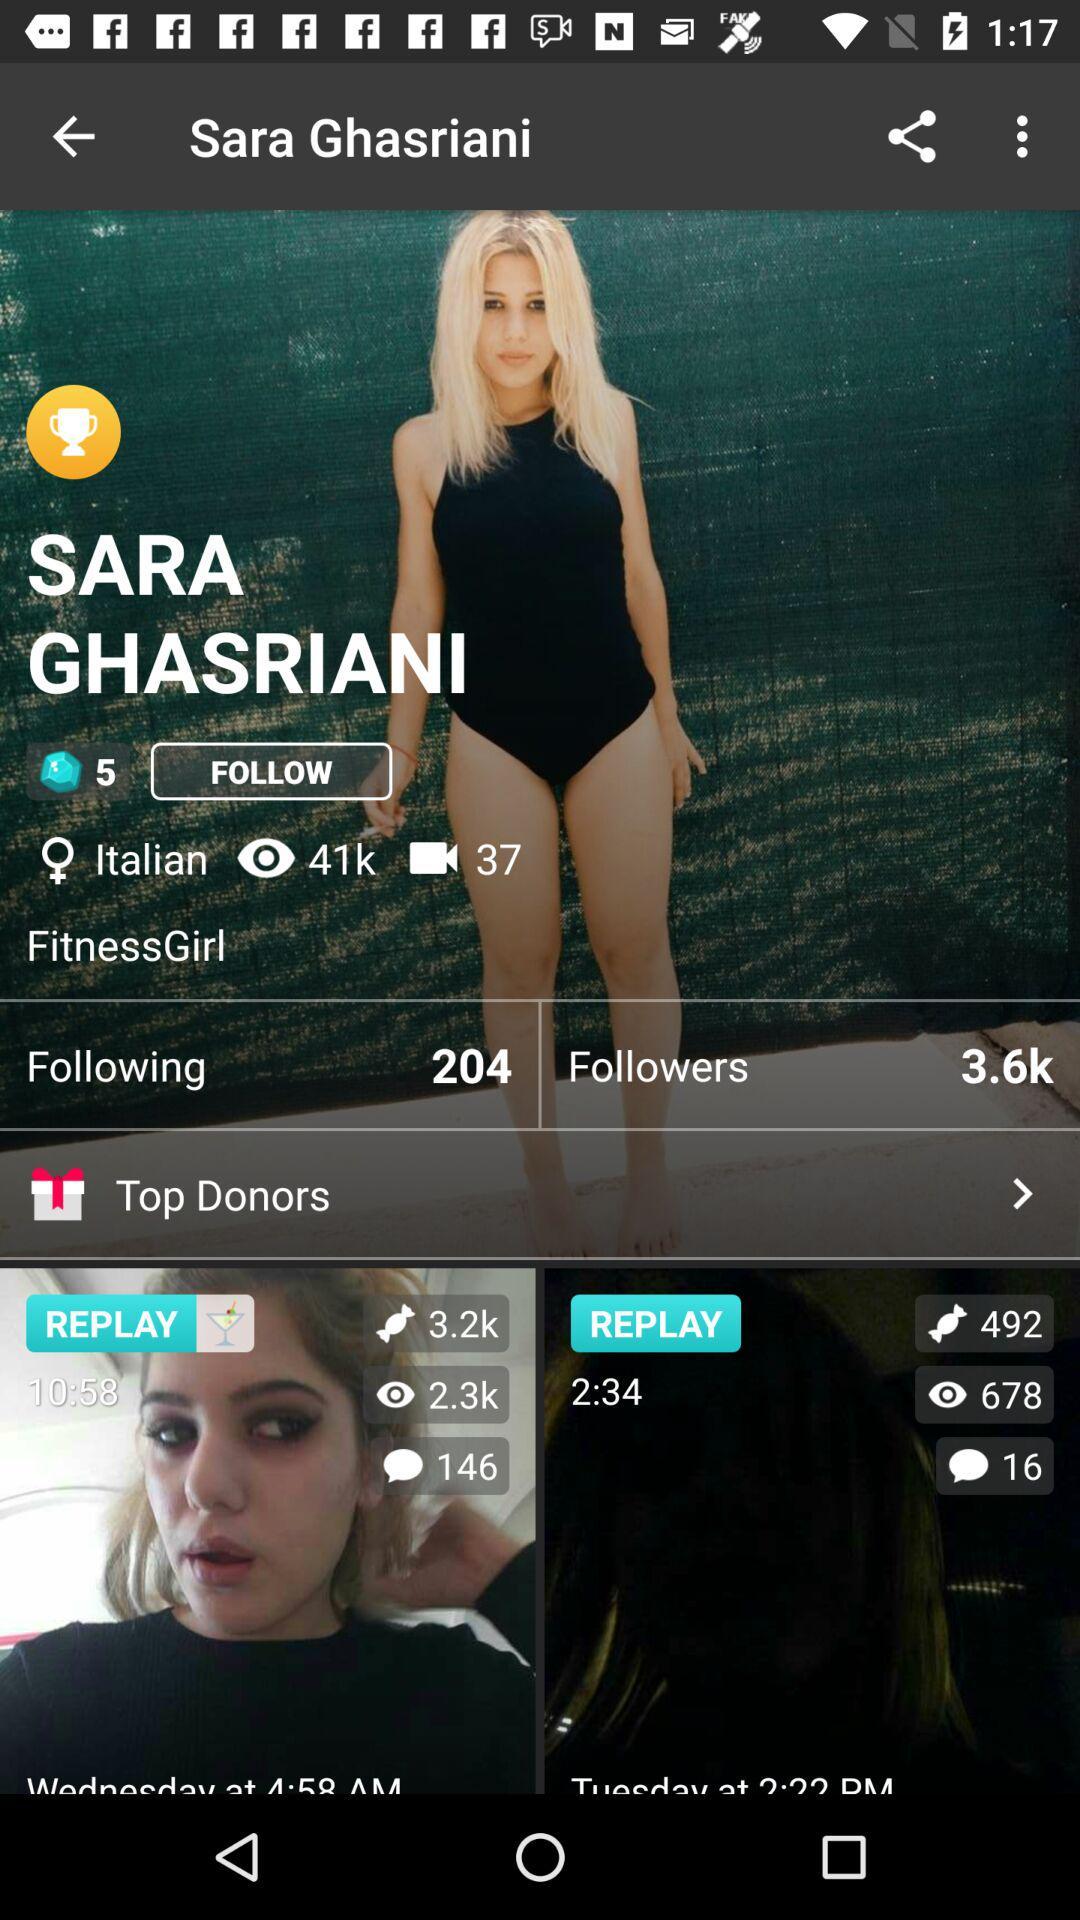  I want to click on icon below sara, so click(271, 770).